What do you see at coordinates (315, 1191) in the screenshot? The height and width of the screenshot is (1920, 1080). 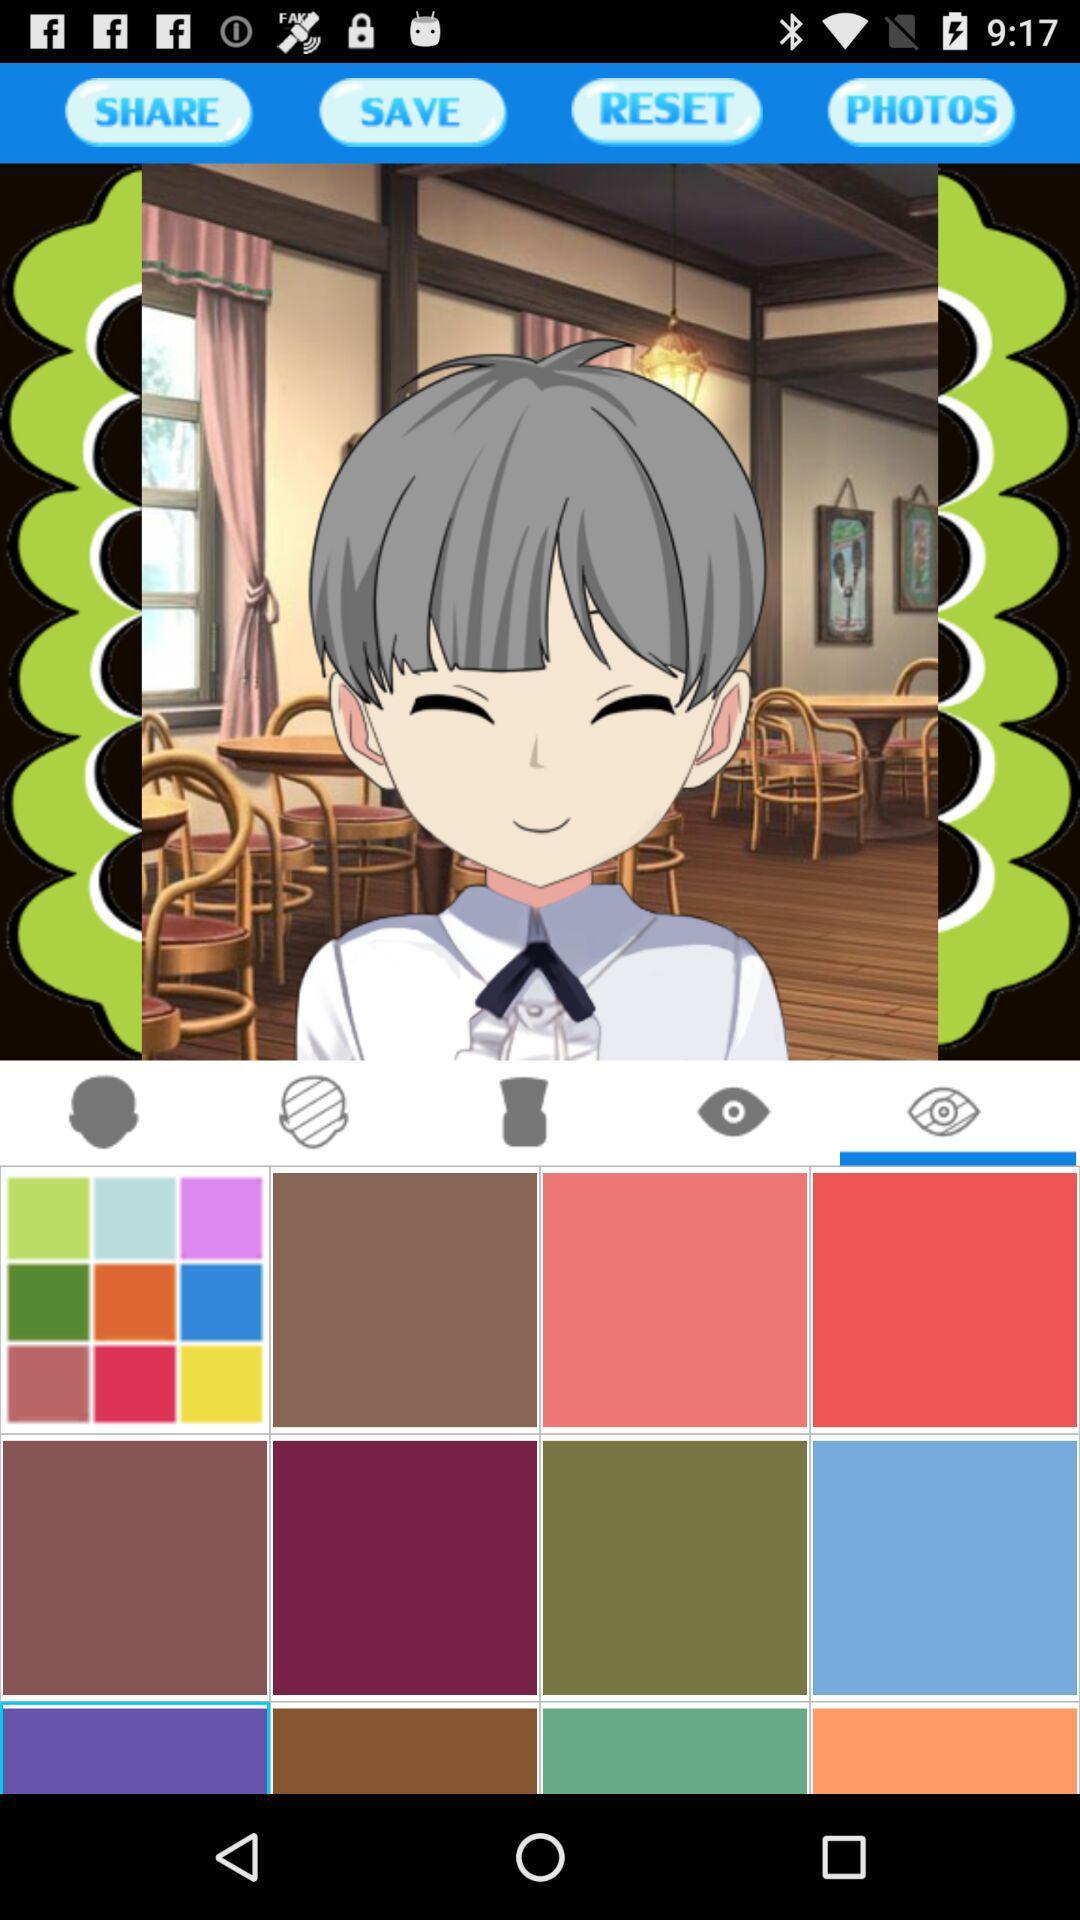 I see `the attach_file icon` at bounding box center [315, 1191].